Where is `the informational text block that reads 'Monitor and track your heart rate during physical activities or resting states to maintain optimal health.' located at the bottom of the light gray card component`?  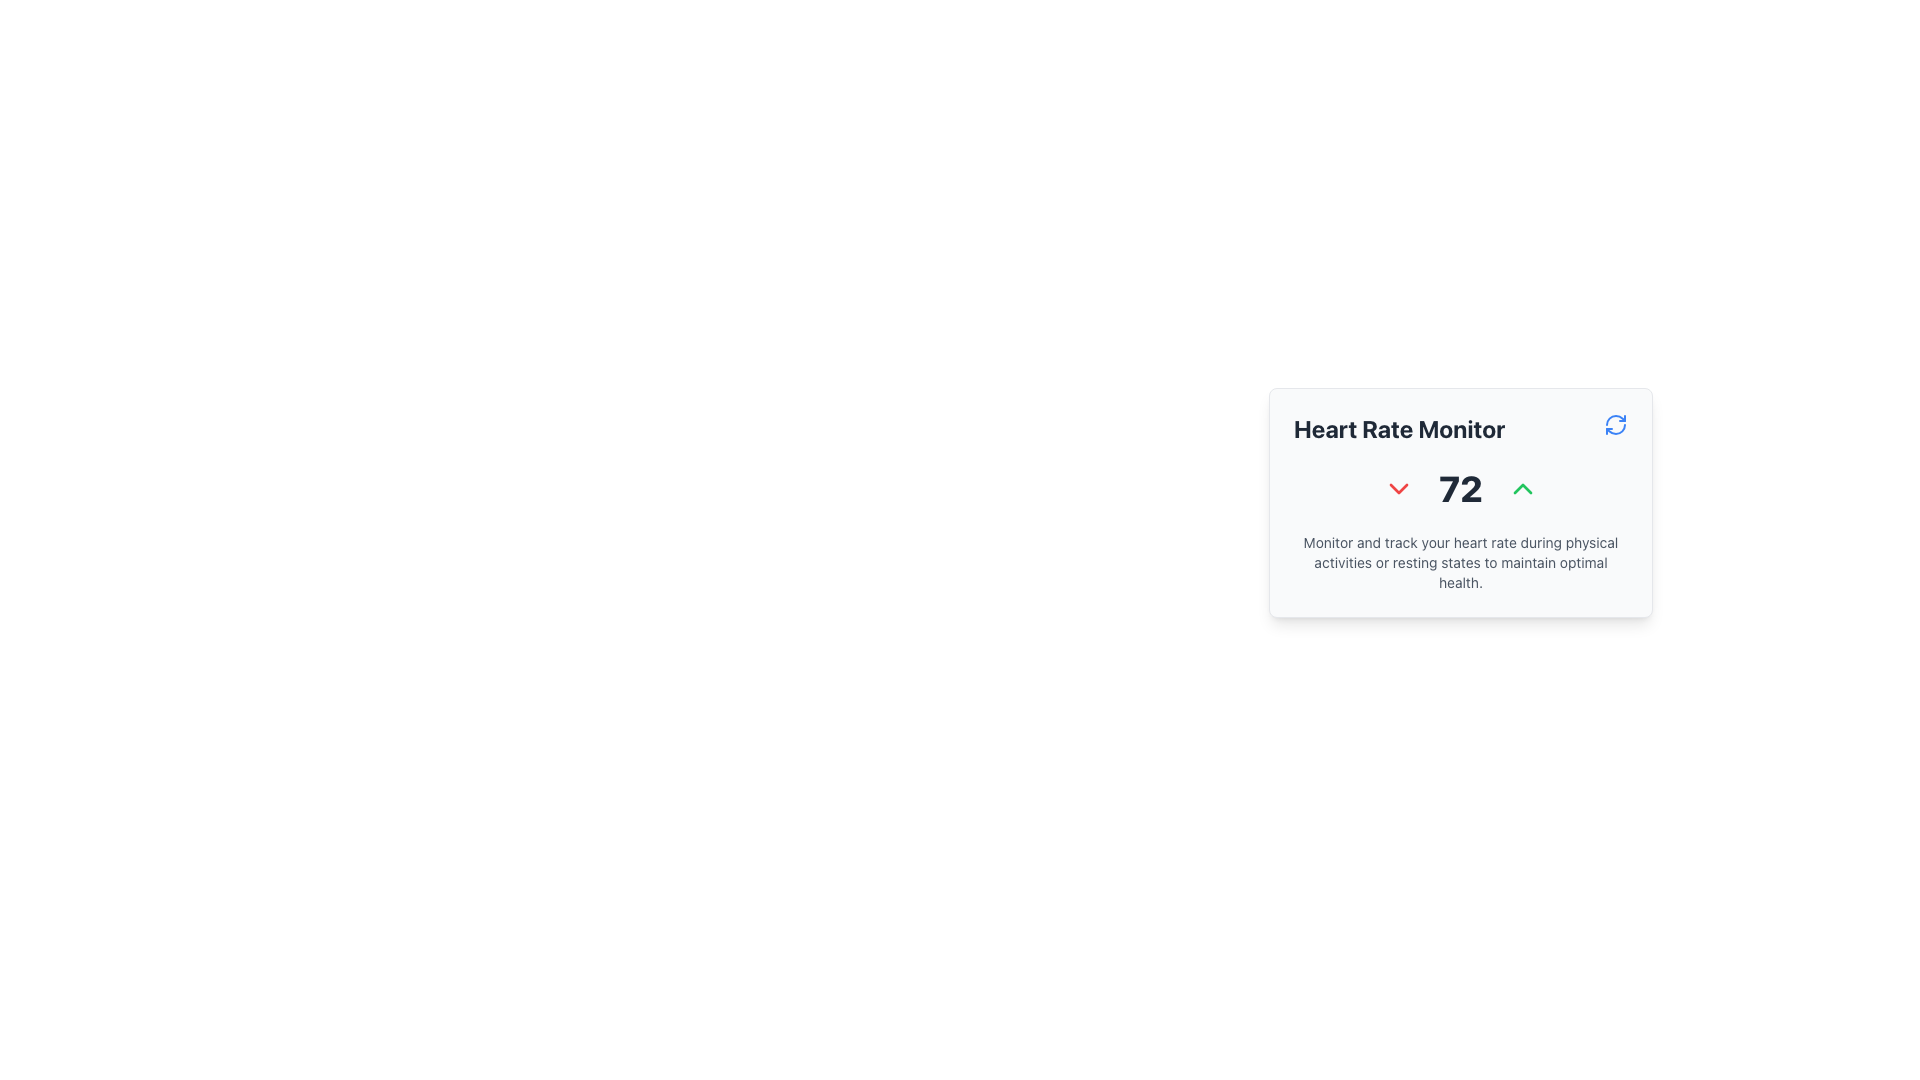
the informational text block that reads 'Monitor and track your heart rate during physical activities or resting states to maintain optimal health.' located at the bottom of the light gray card component is located at coordinates (1460, 563).